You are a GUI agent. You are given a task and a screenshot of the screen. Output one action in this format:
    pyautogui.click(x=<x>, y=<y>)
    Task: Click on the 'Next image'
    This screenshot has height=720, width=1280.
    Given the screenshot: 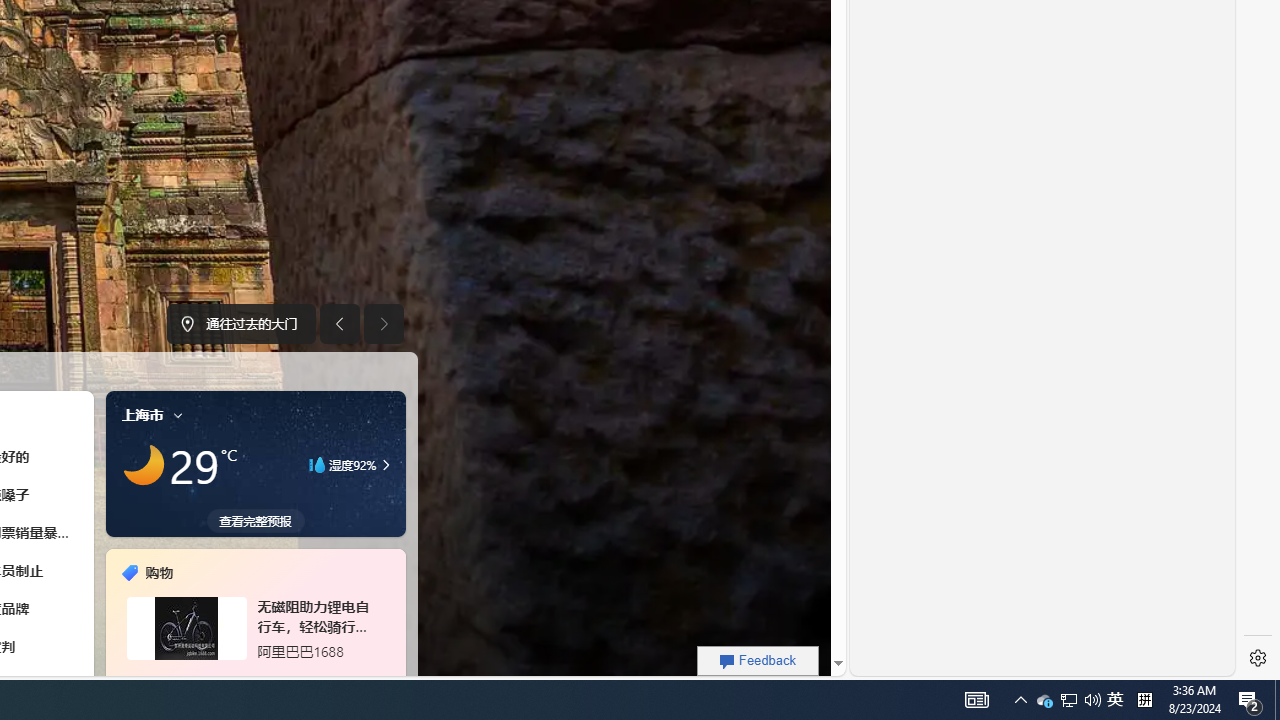 What is the action you would take?
    pyautogui.click(x=384, y=323)
    